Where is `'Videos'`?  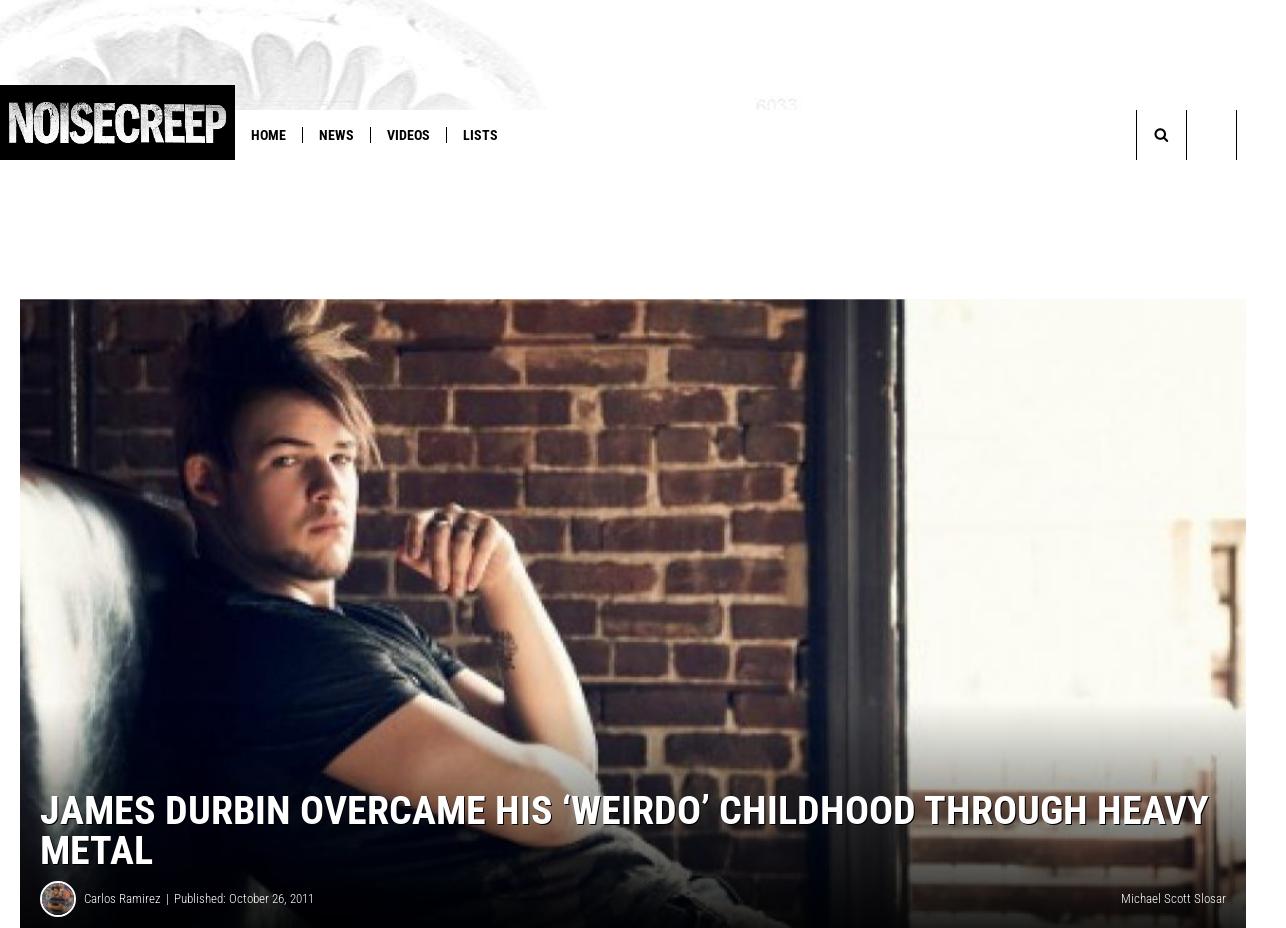
'Videos' is located at coordinates (407, 135).